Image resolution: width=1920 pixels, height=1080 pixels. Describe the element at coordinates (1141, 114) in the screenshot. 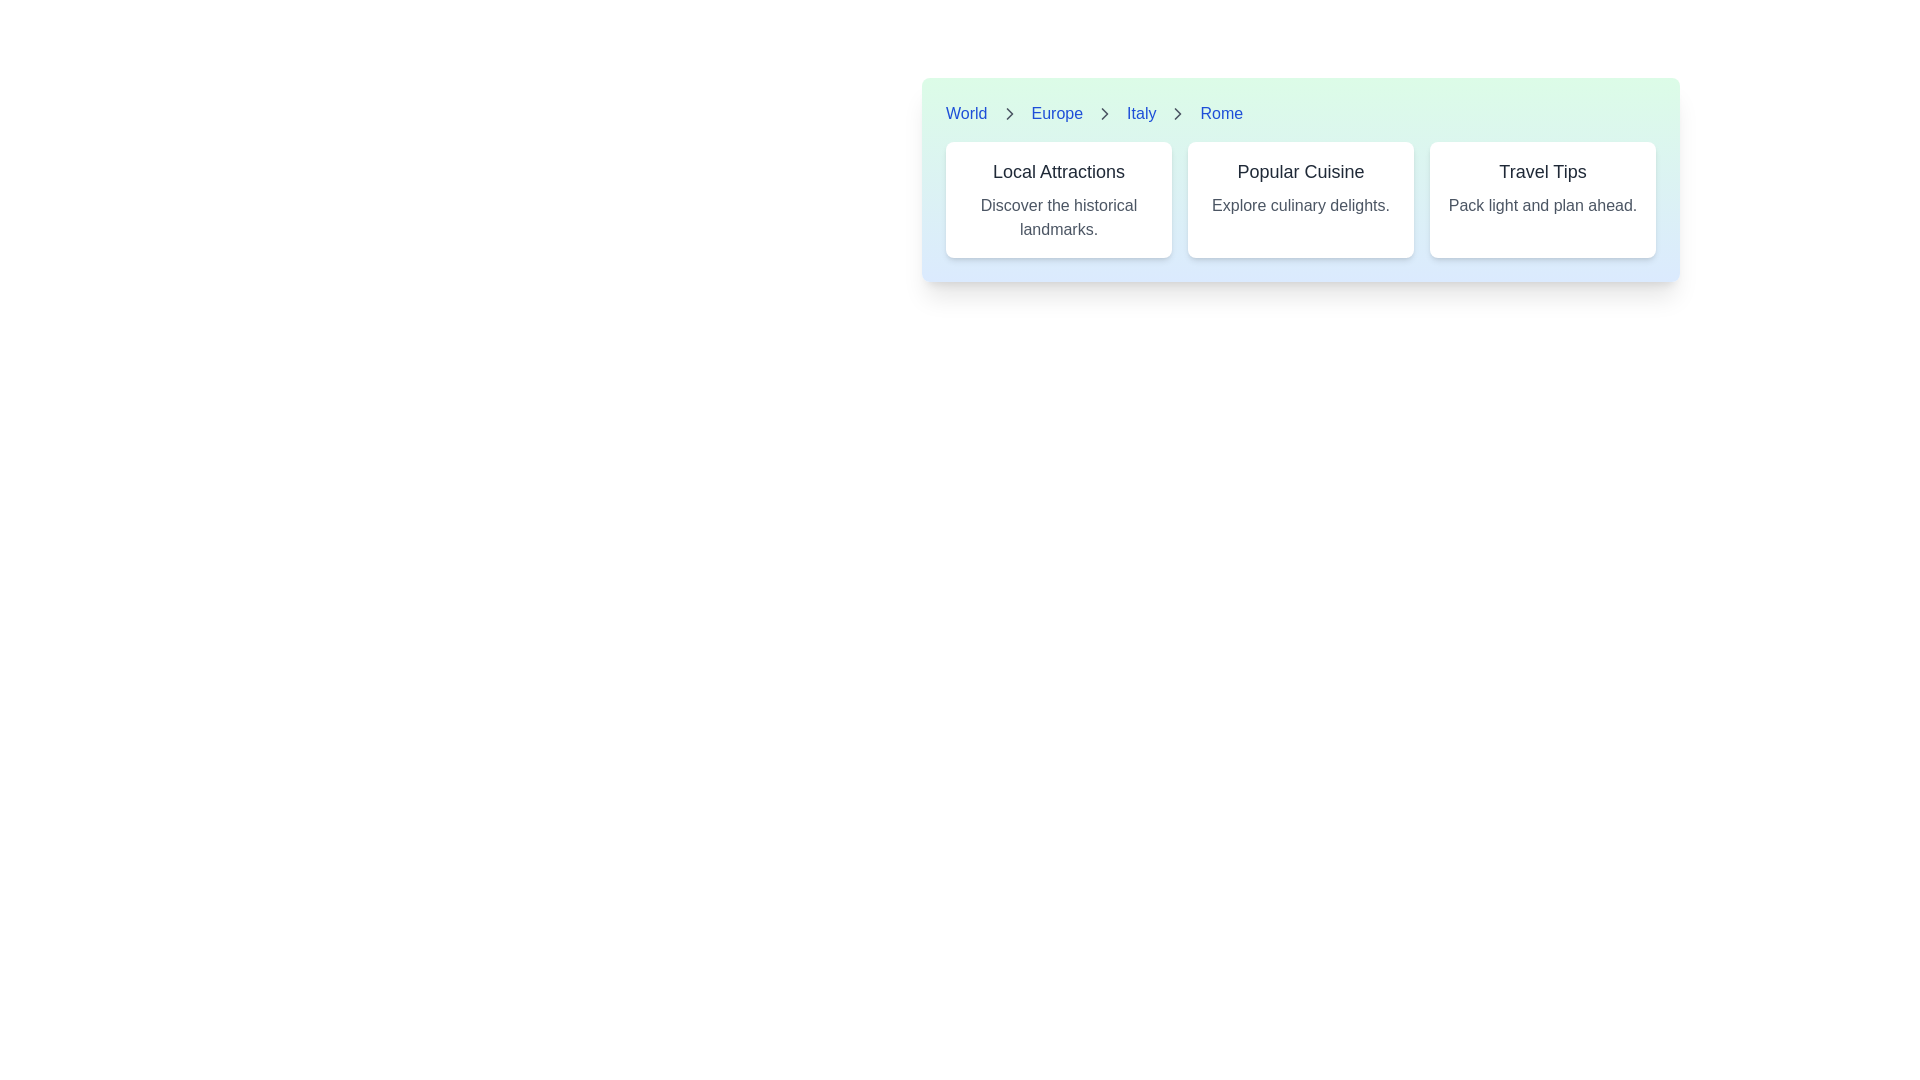

I see `the clickable text link labeled 'Italy' in the breadcrumb navigation bar` at that location.